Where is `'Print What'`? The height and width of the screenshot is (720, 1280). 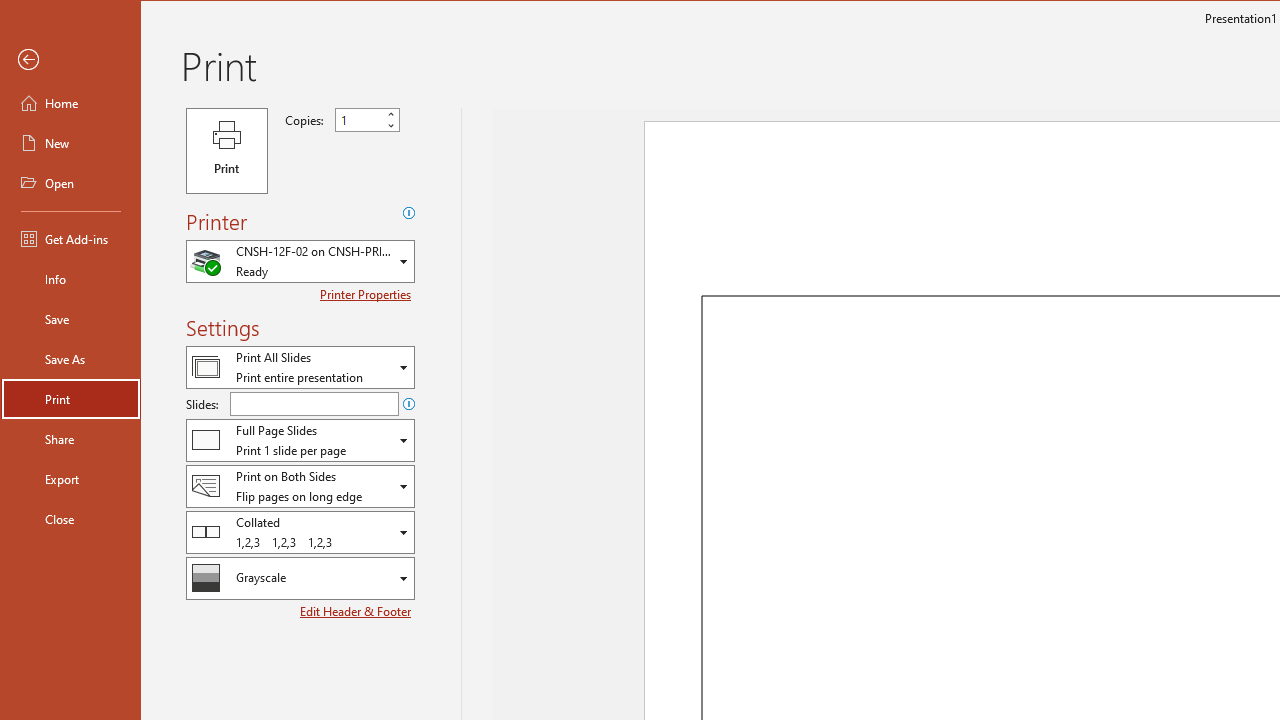
'Print What' is located at coordinates (299, 367).